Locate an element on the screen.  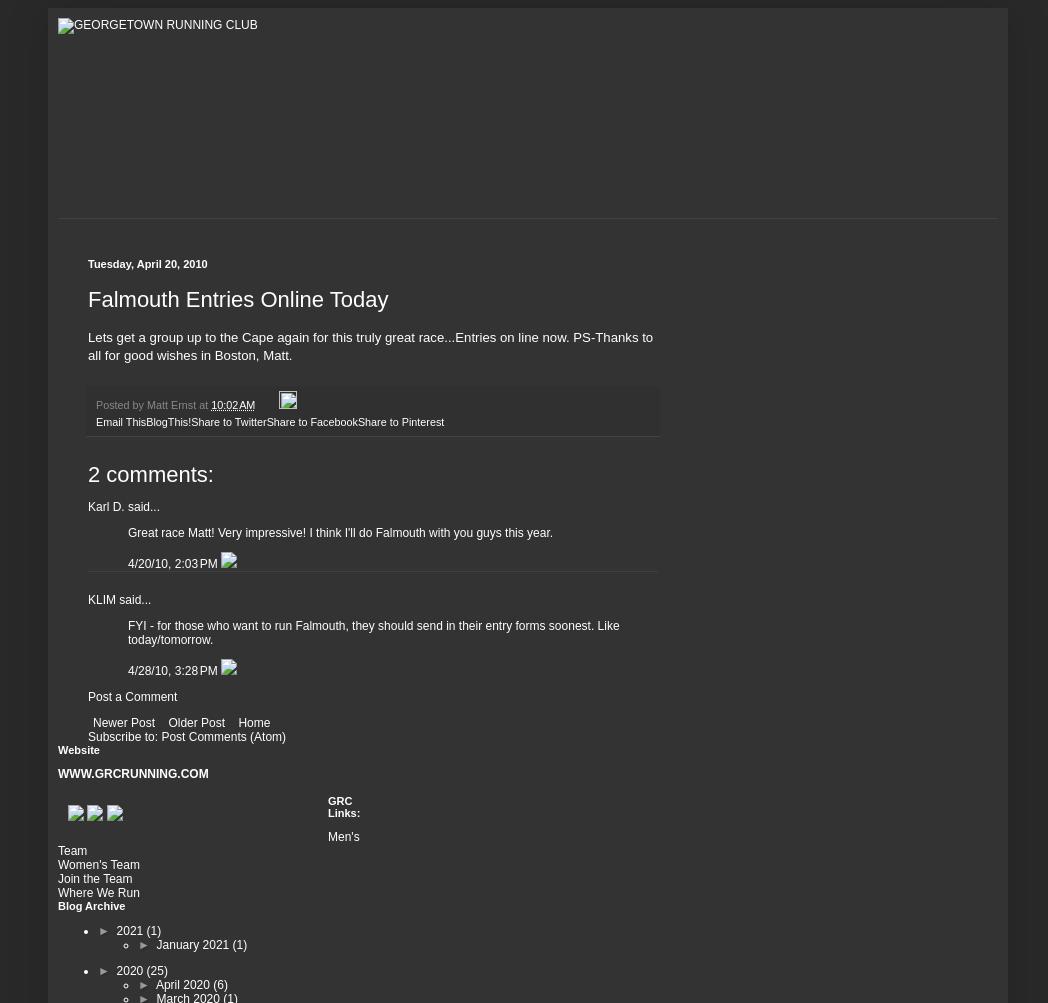
'Post Comments (Atom)' is located at coordinates (160, 735).